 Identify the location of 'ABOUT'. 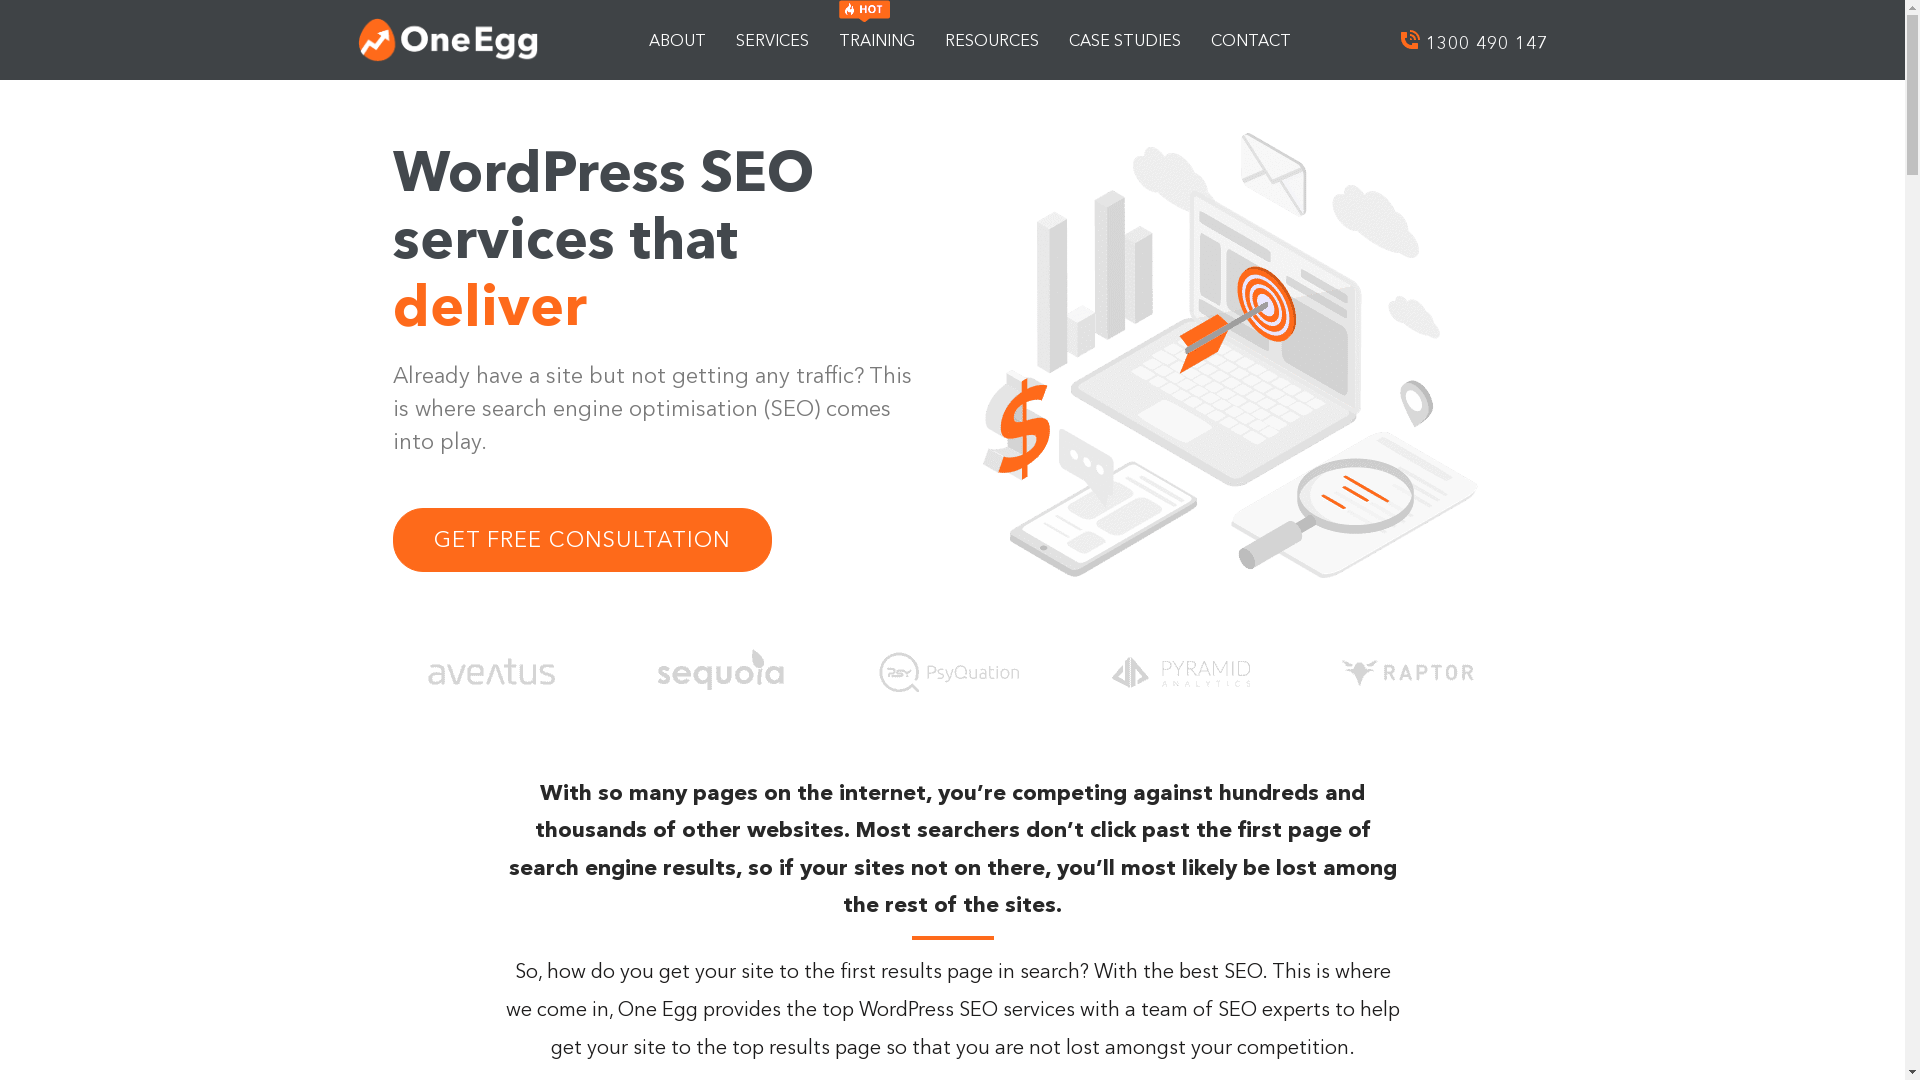
(677, 39).